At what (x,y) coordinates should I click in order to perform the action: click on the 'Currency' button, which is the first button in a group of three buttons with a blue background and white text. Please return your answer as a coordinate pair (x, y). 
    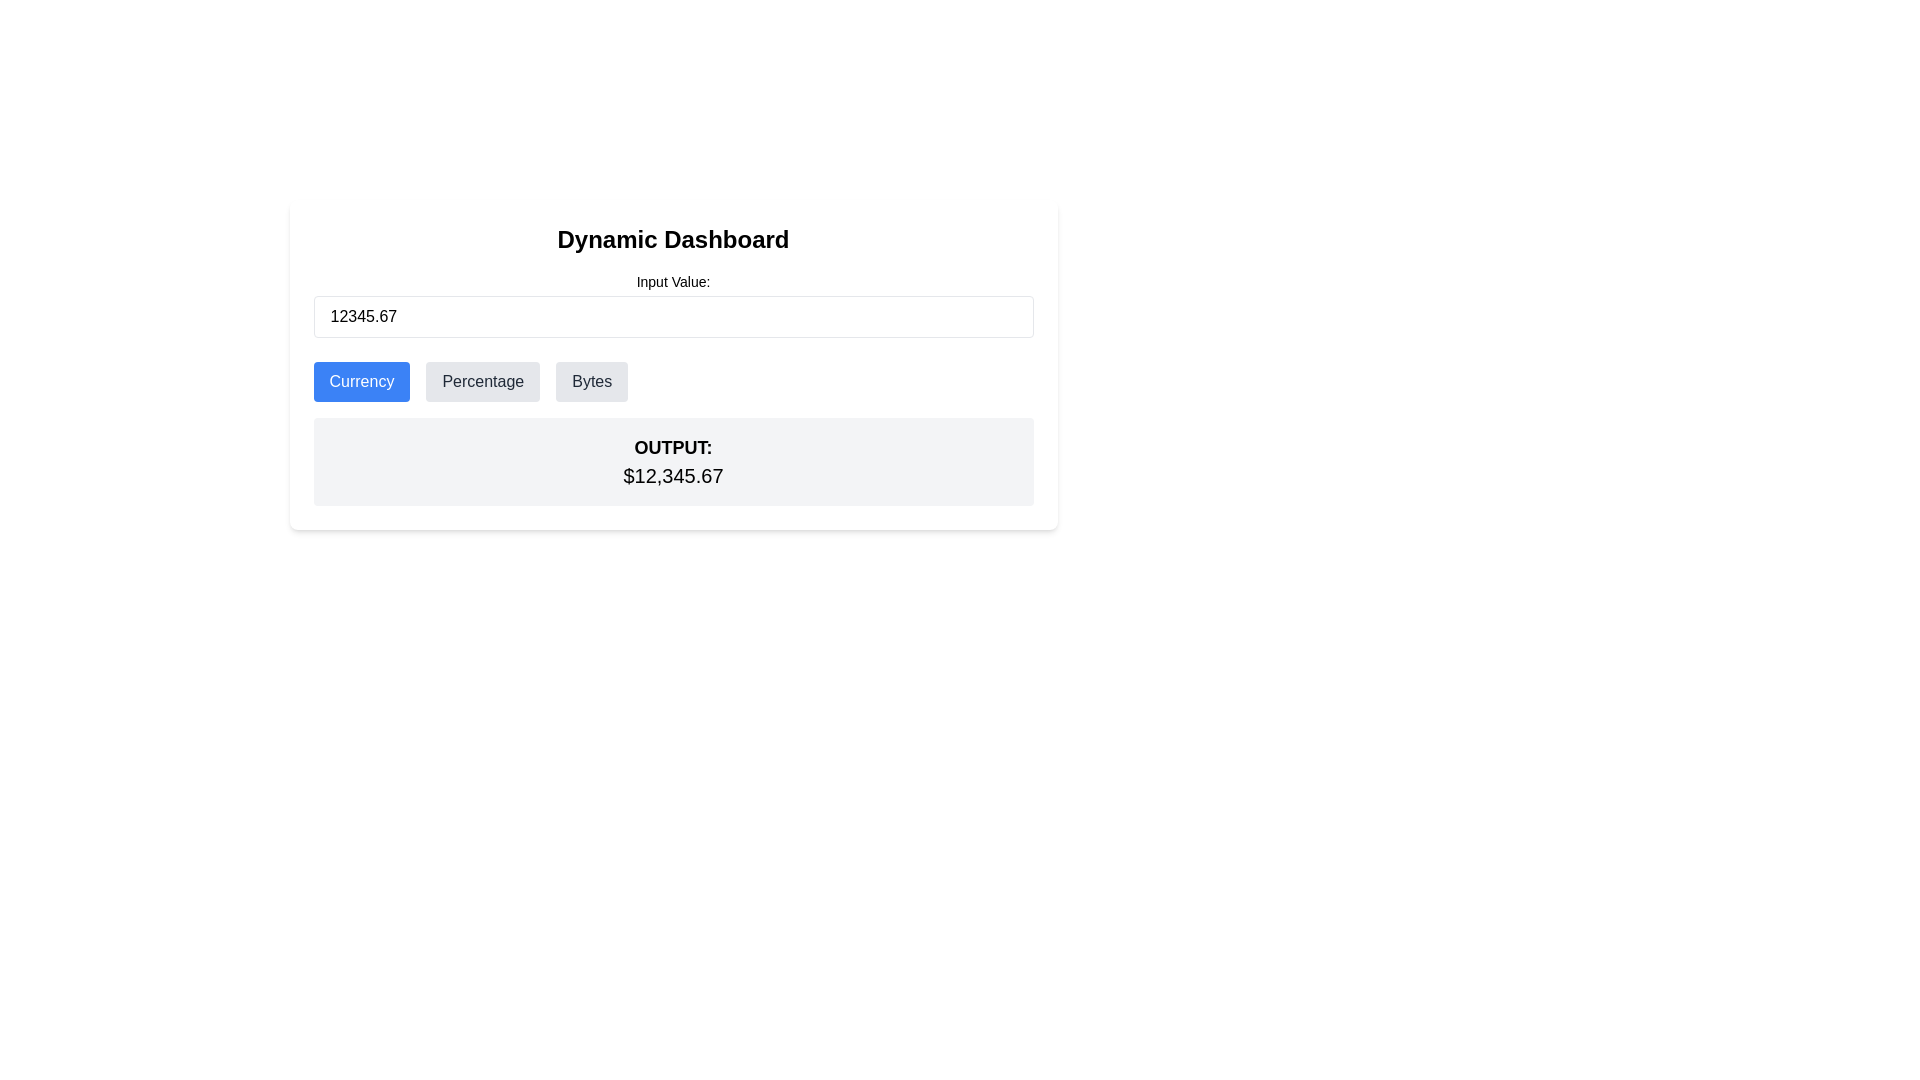
    Looking at the image, I should click on (361, 381).